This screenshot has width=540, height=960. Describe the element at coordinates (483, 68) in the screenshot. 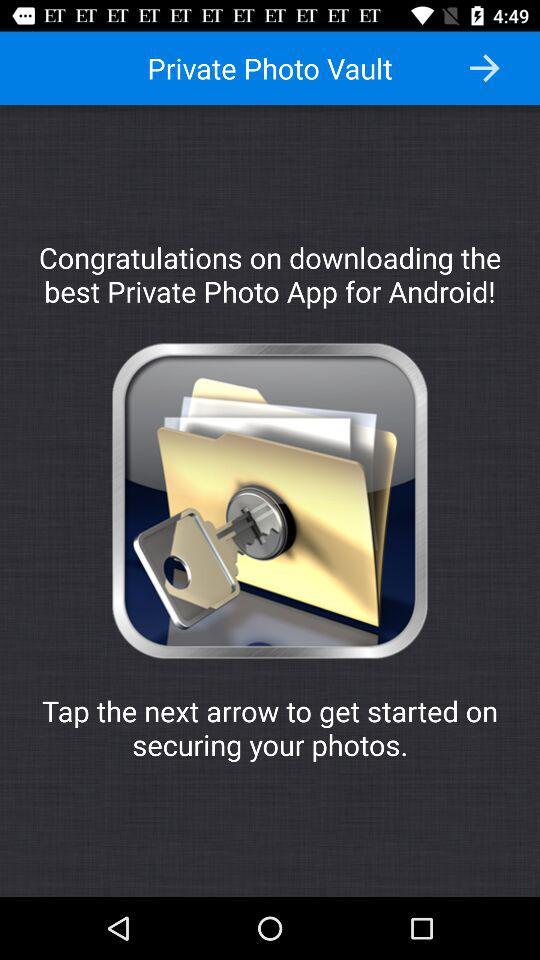

I see `previous` at that location.